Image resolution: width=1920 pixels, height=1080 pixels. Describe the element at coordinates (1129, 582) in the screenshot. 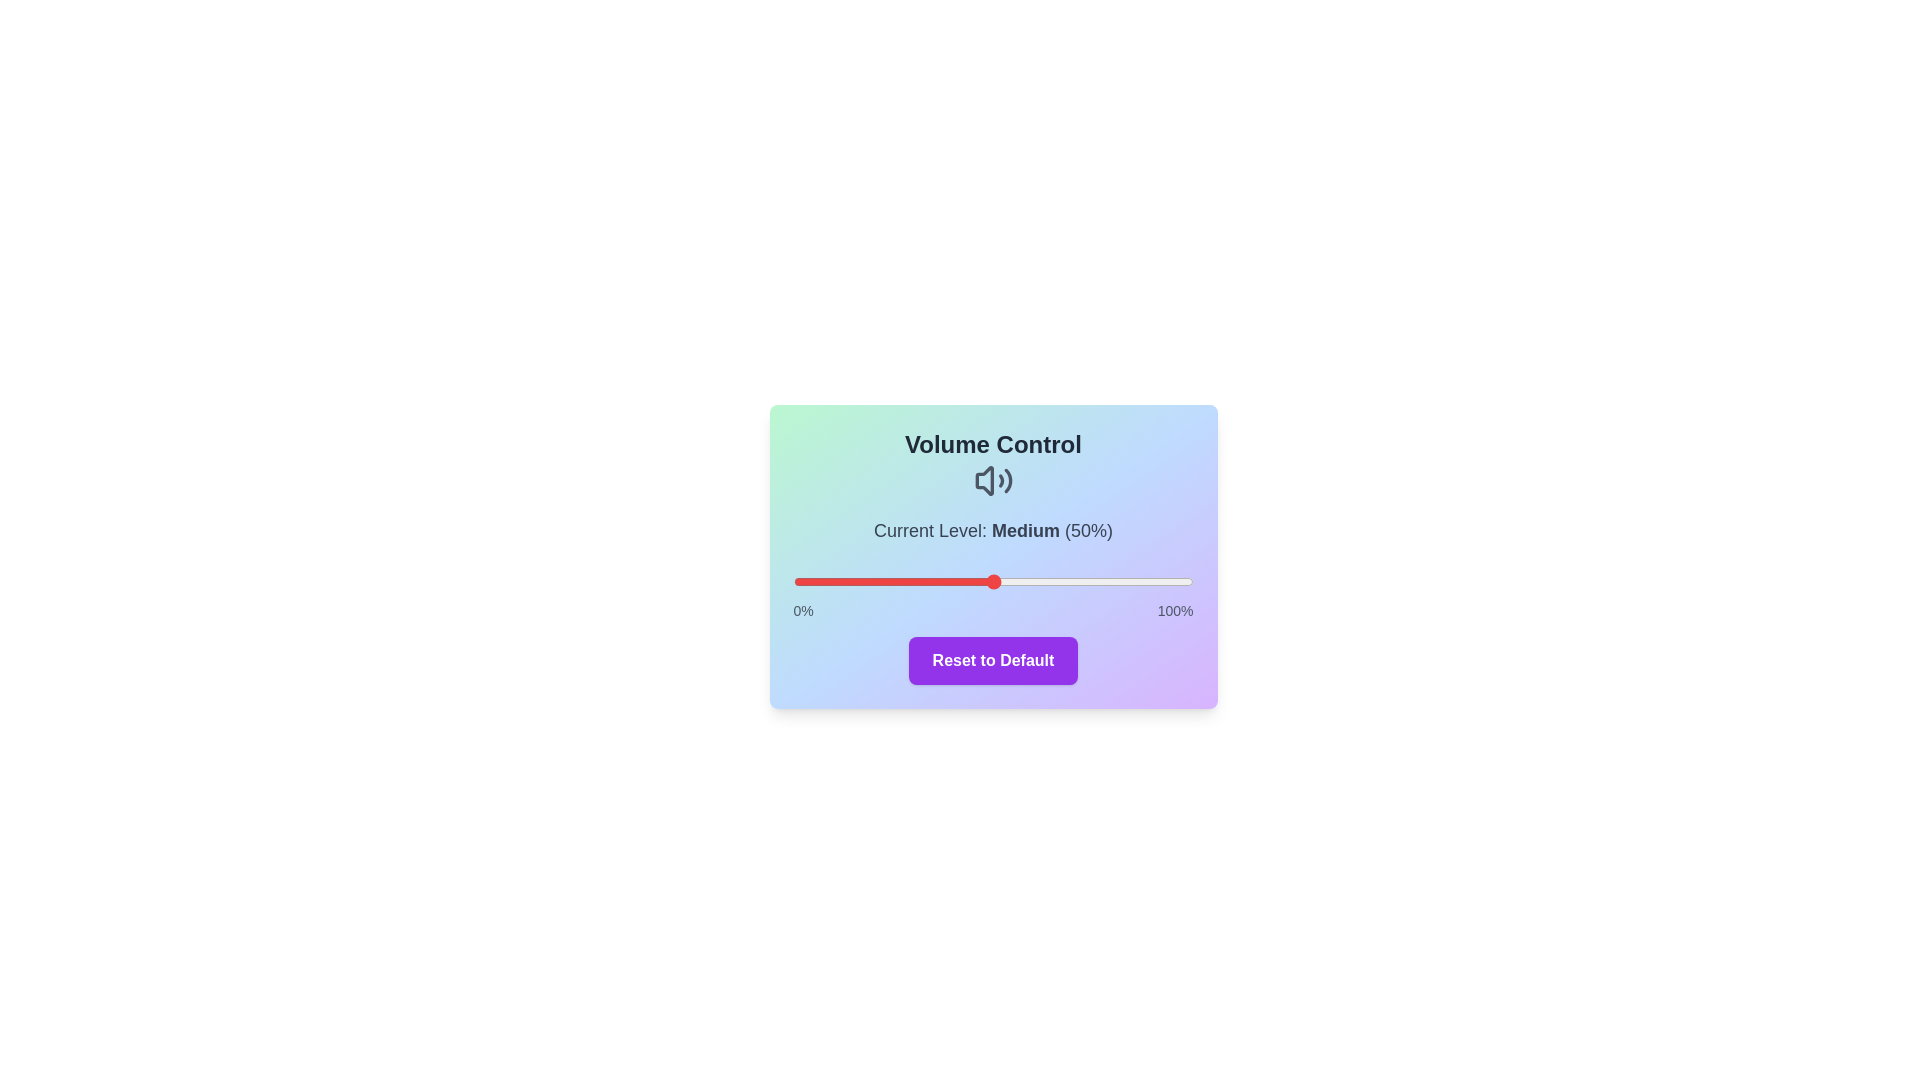

I see `the volume to 84% by dragging the slider` at that location.